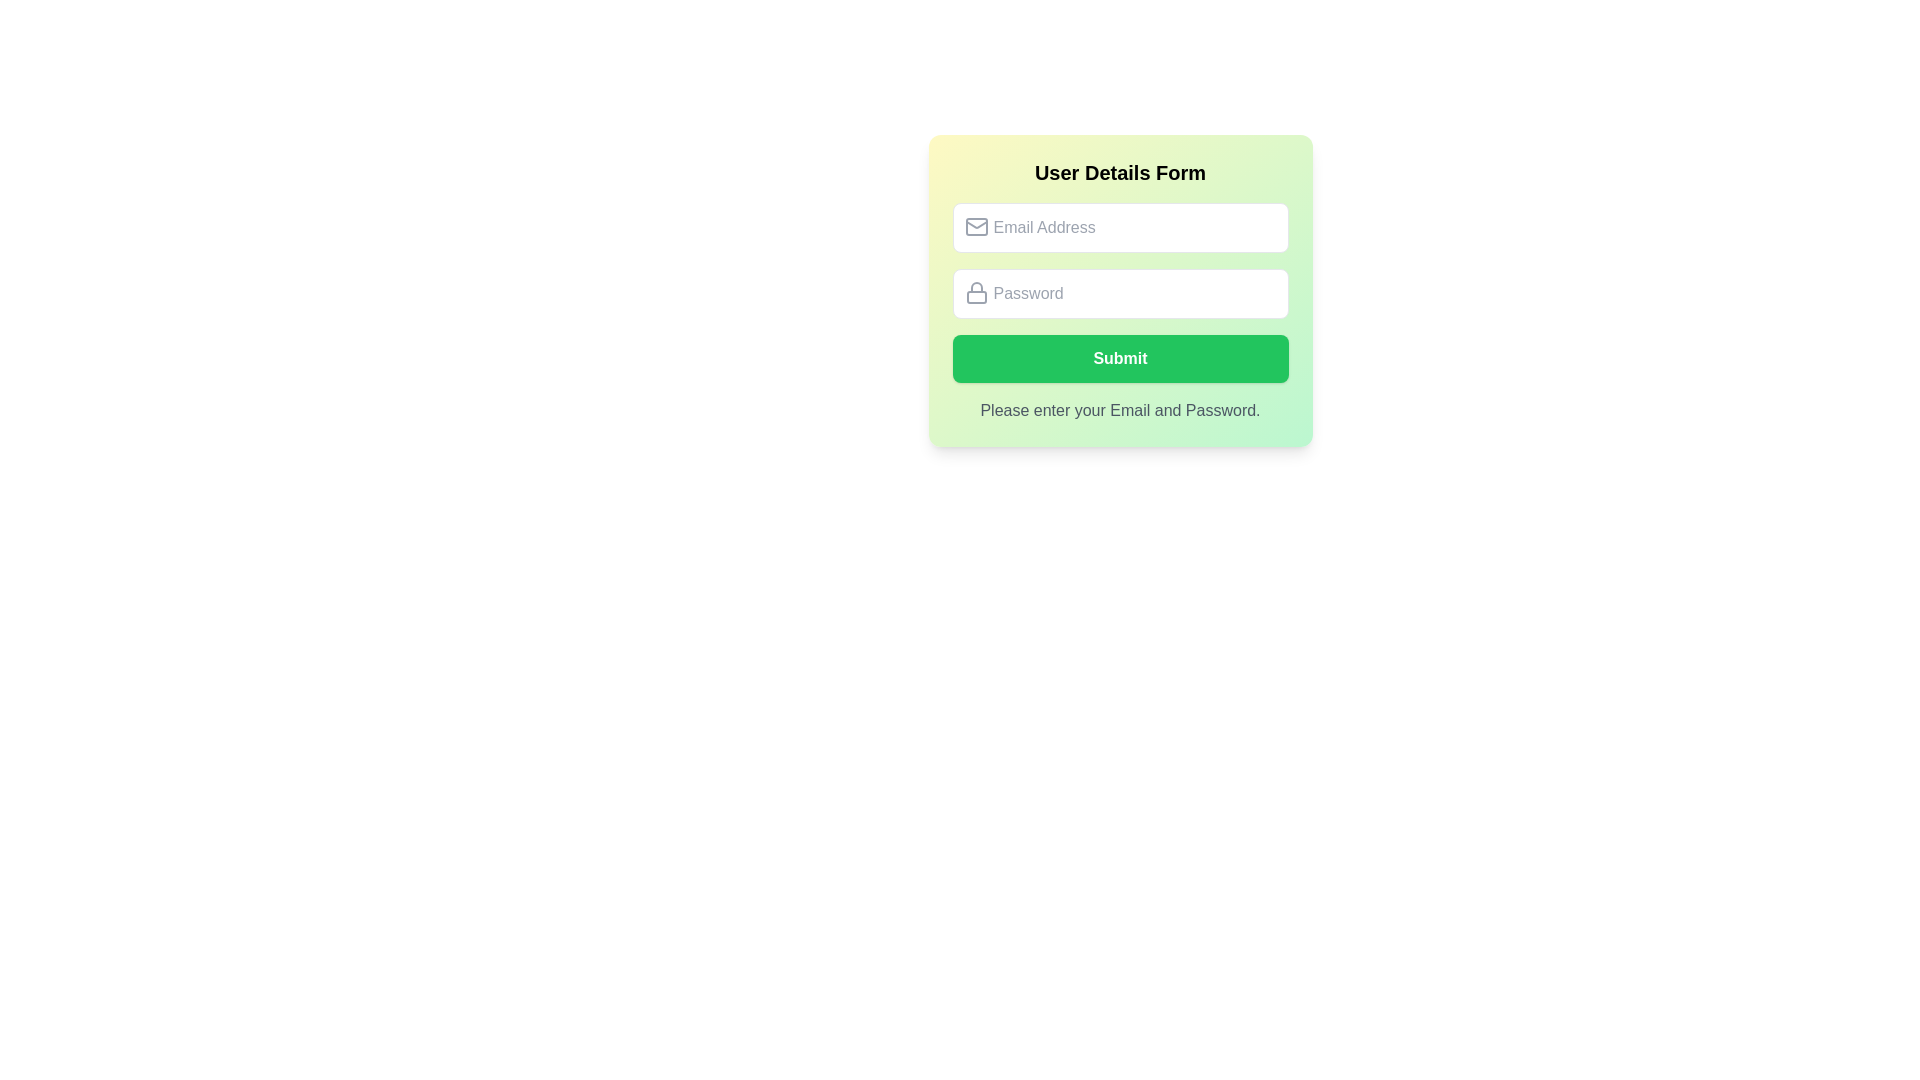 The image size is (1920, 1080). I want to click on the envelope icon indicating a mail-related function located inside the 'Email Address' input field of the 'User Details Form', so click(976, 226).